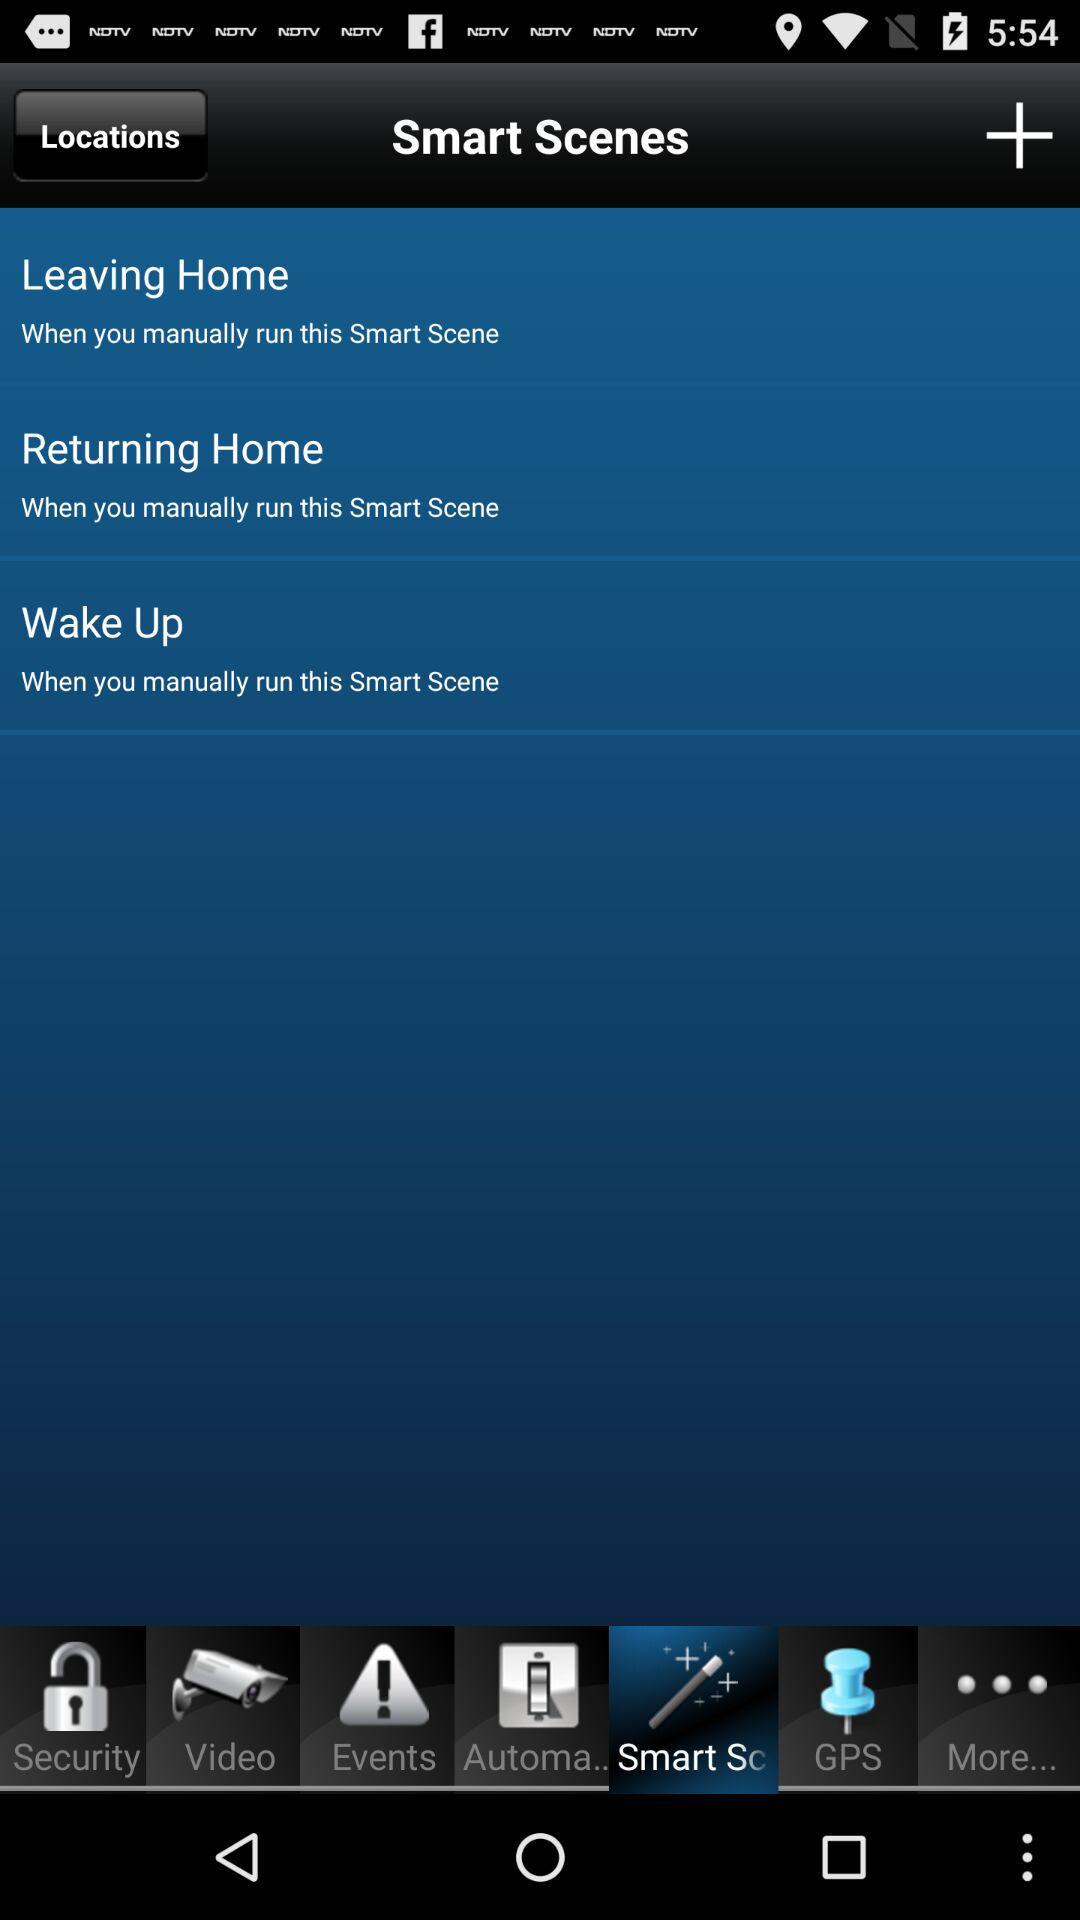 The width and height of the screenshot is (1080, 1920). What do you see at coordinates (550, 619) in the screenshot?
I see `item above when you manually app` at bounding box center [550, 619].